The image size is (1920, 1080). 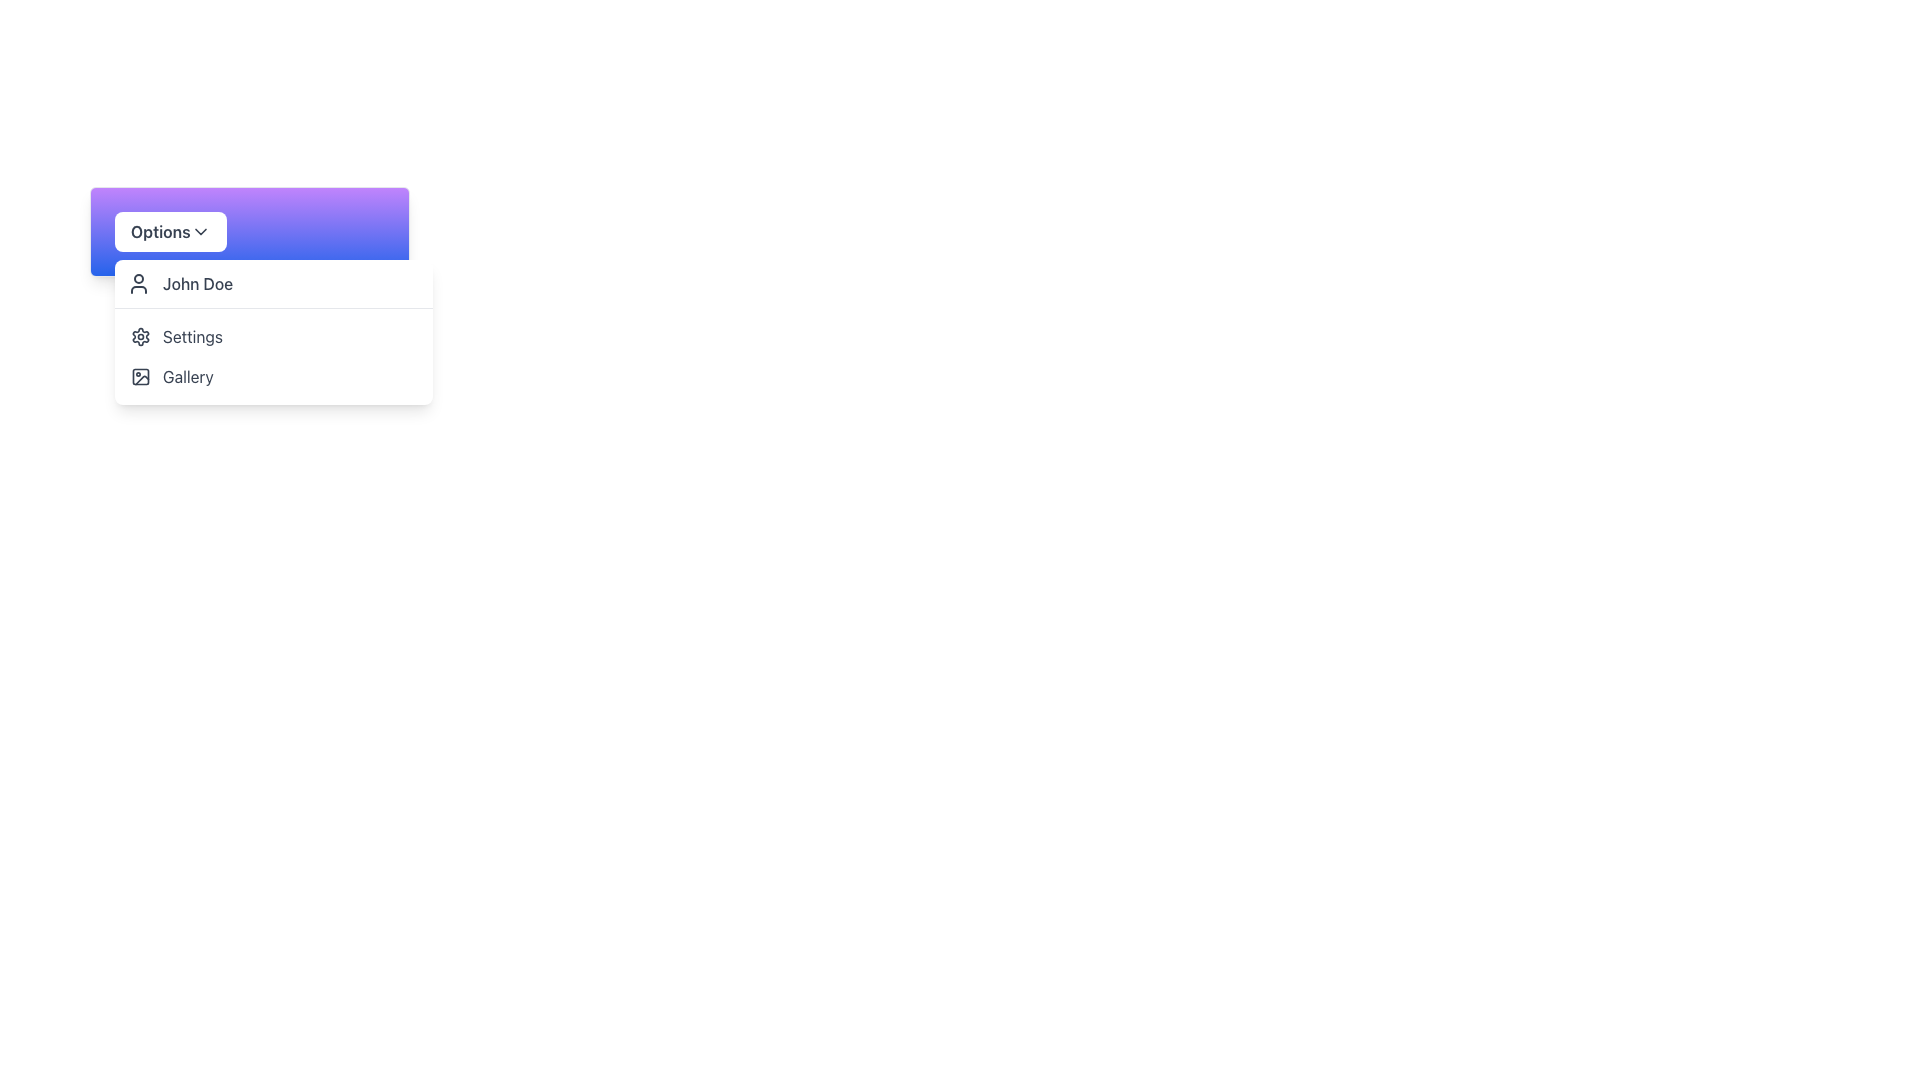 I want to click on the dropdown menu options containing 'Settings' and 'Gallery', so click(x=272, y=356).